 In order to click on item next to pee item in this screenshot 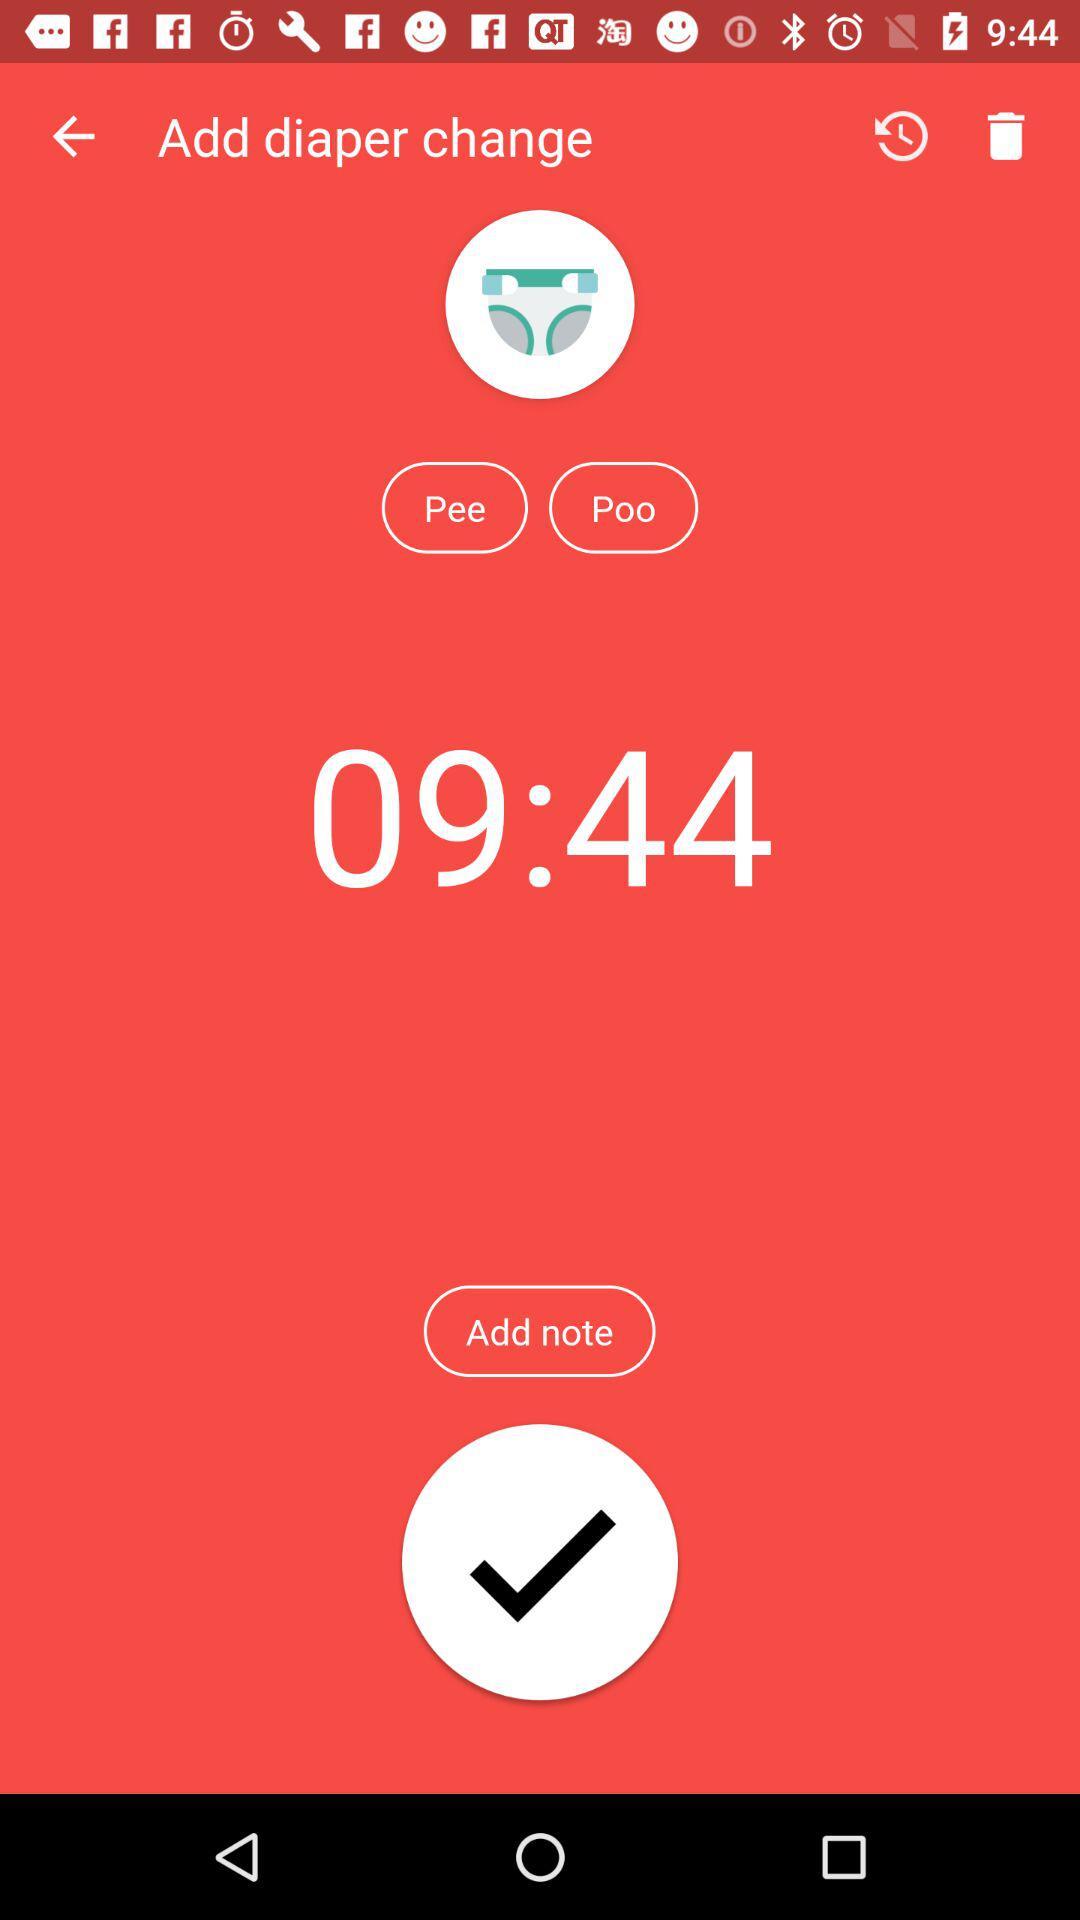, I will do `click(622, 507)`.